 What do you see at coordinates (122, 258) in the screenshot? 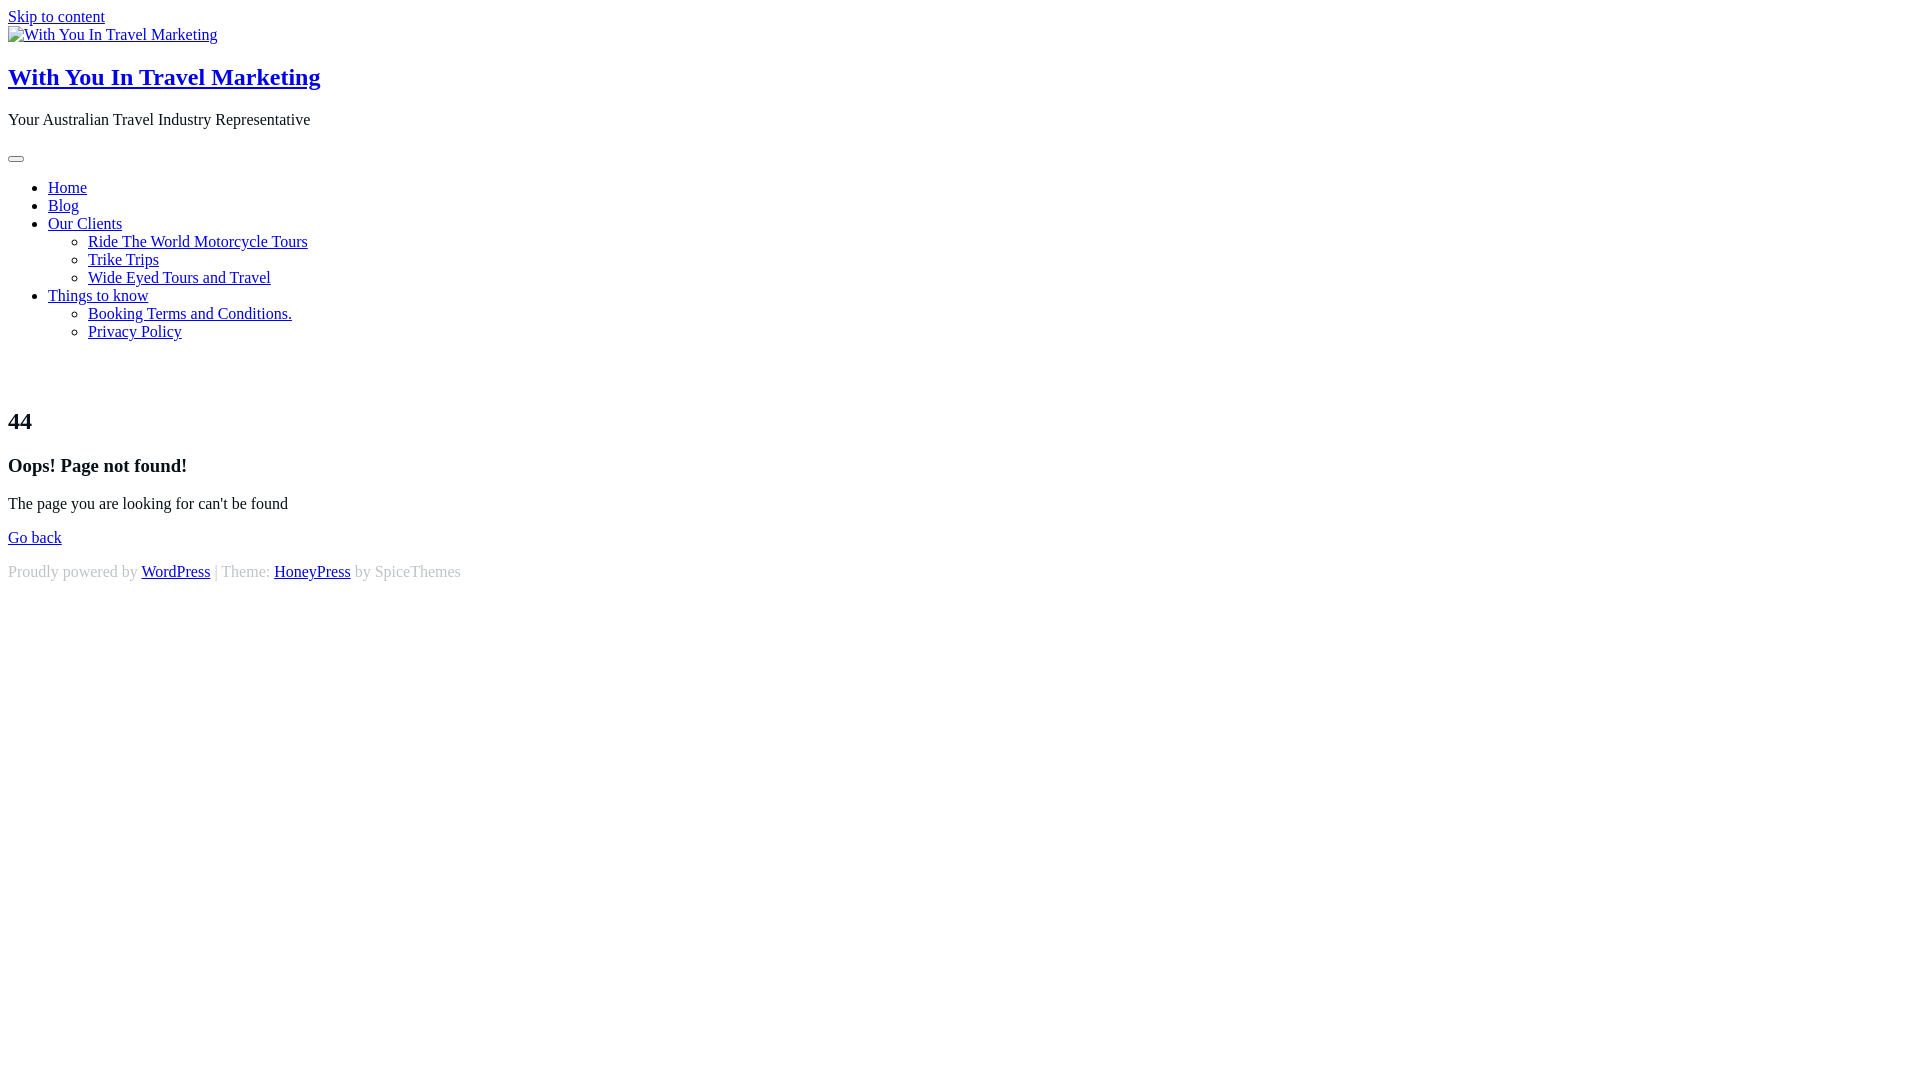
I see `'Trike Trips'` at bounding box center [122, 258].